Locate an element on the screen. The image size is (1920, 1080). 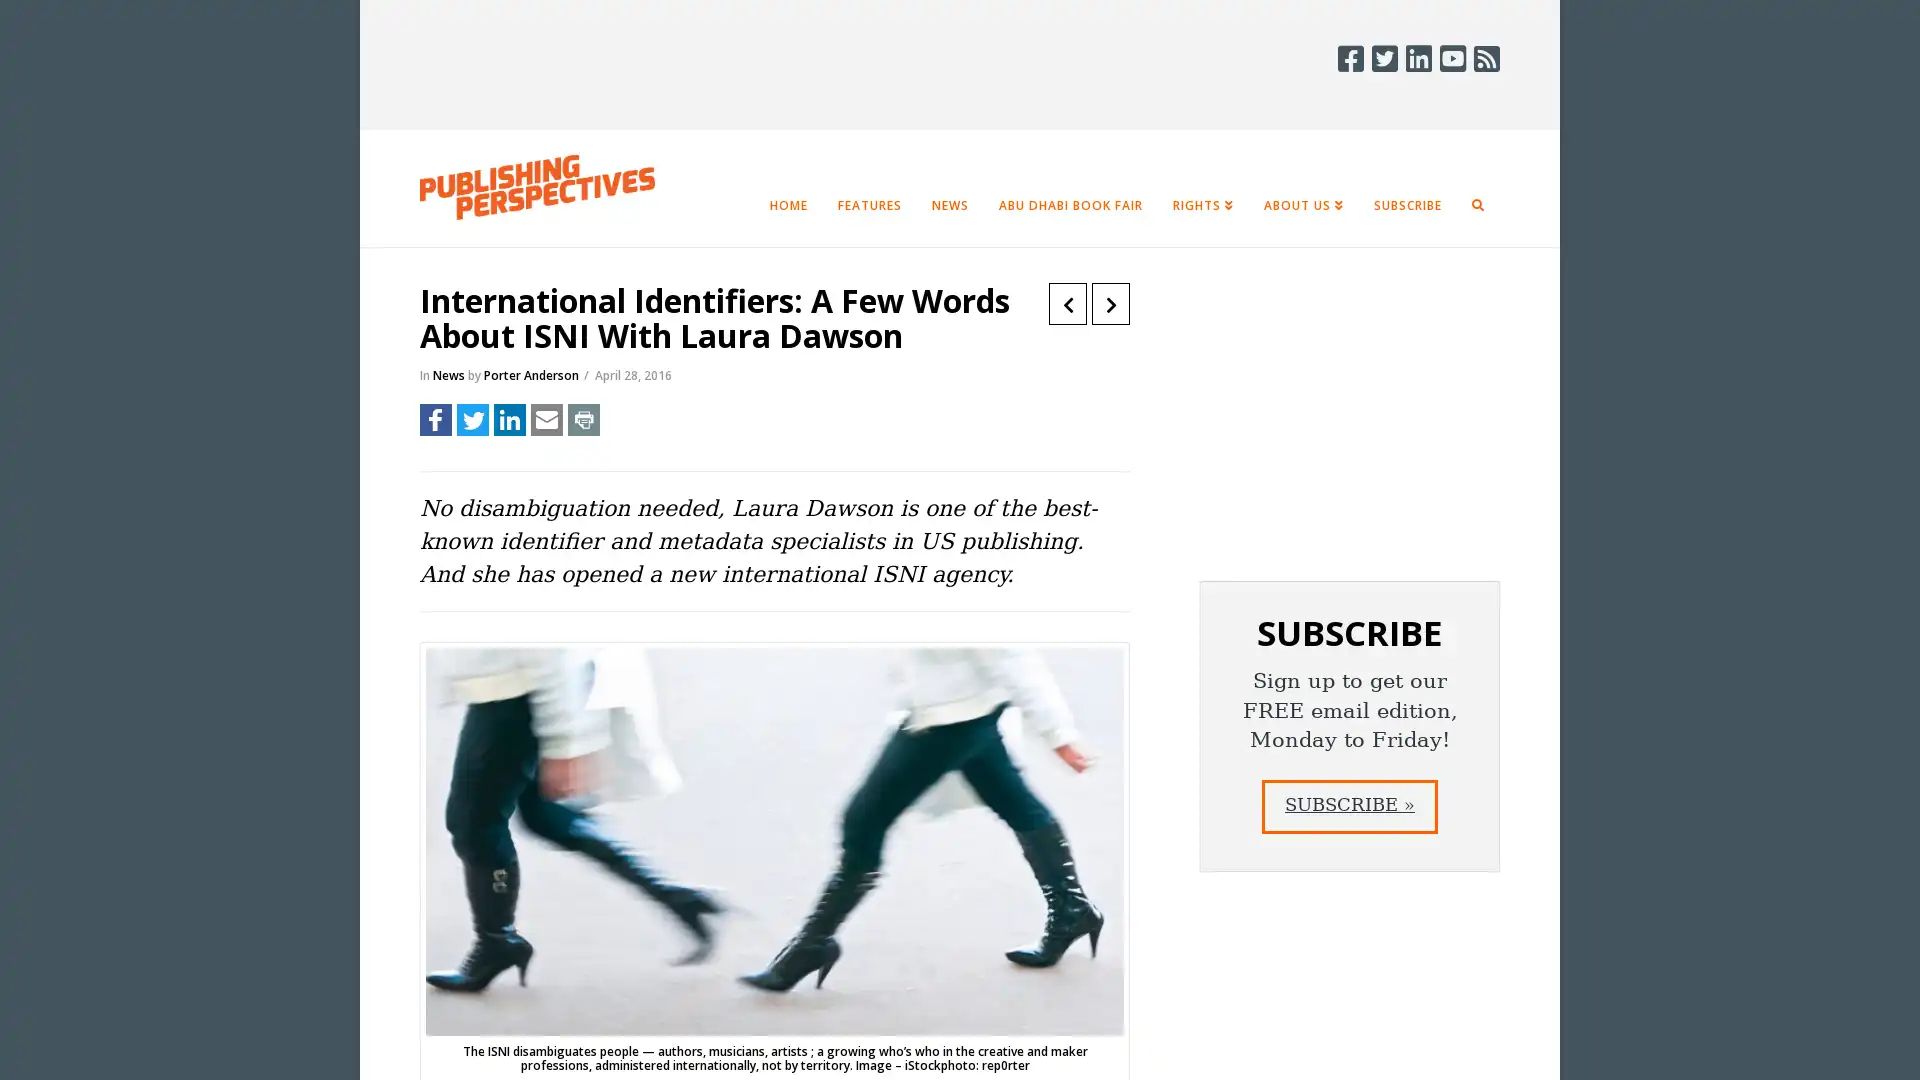
Share to Print is located at coordinates (583, 419).